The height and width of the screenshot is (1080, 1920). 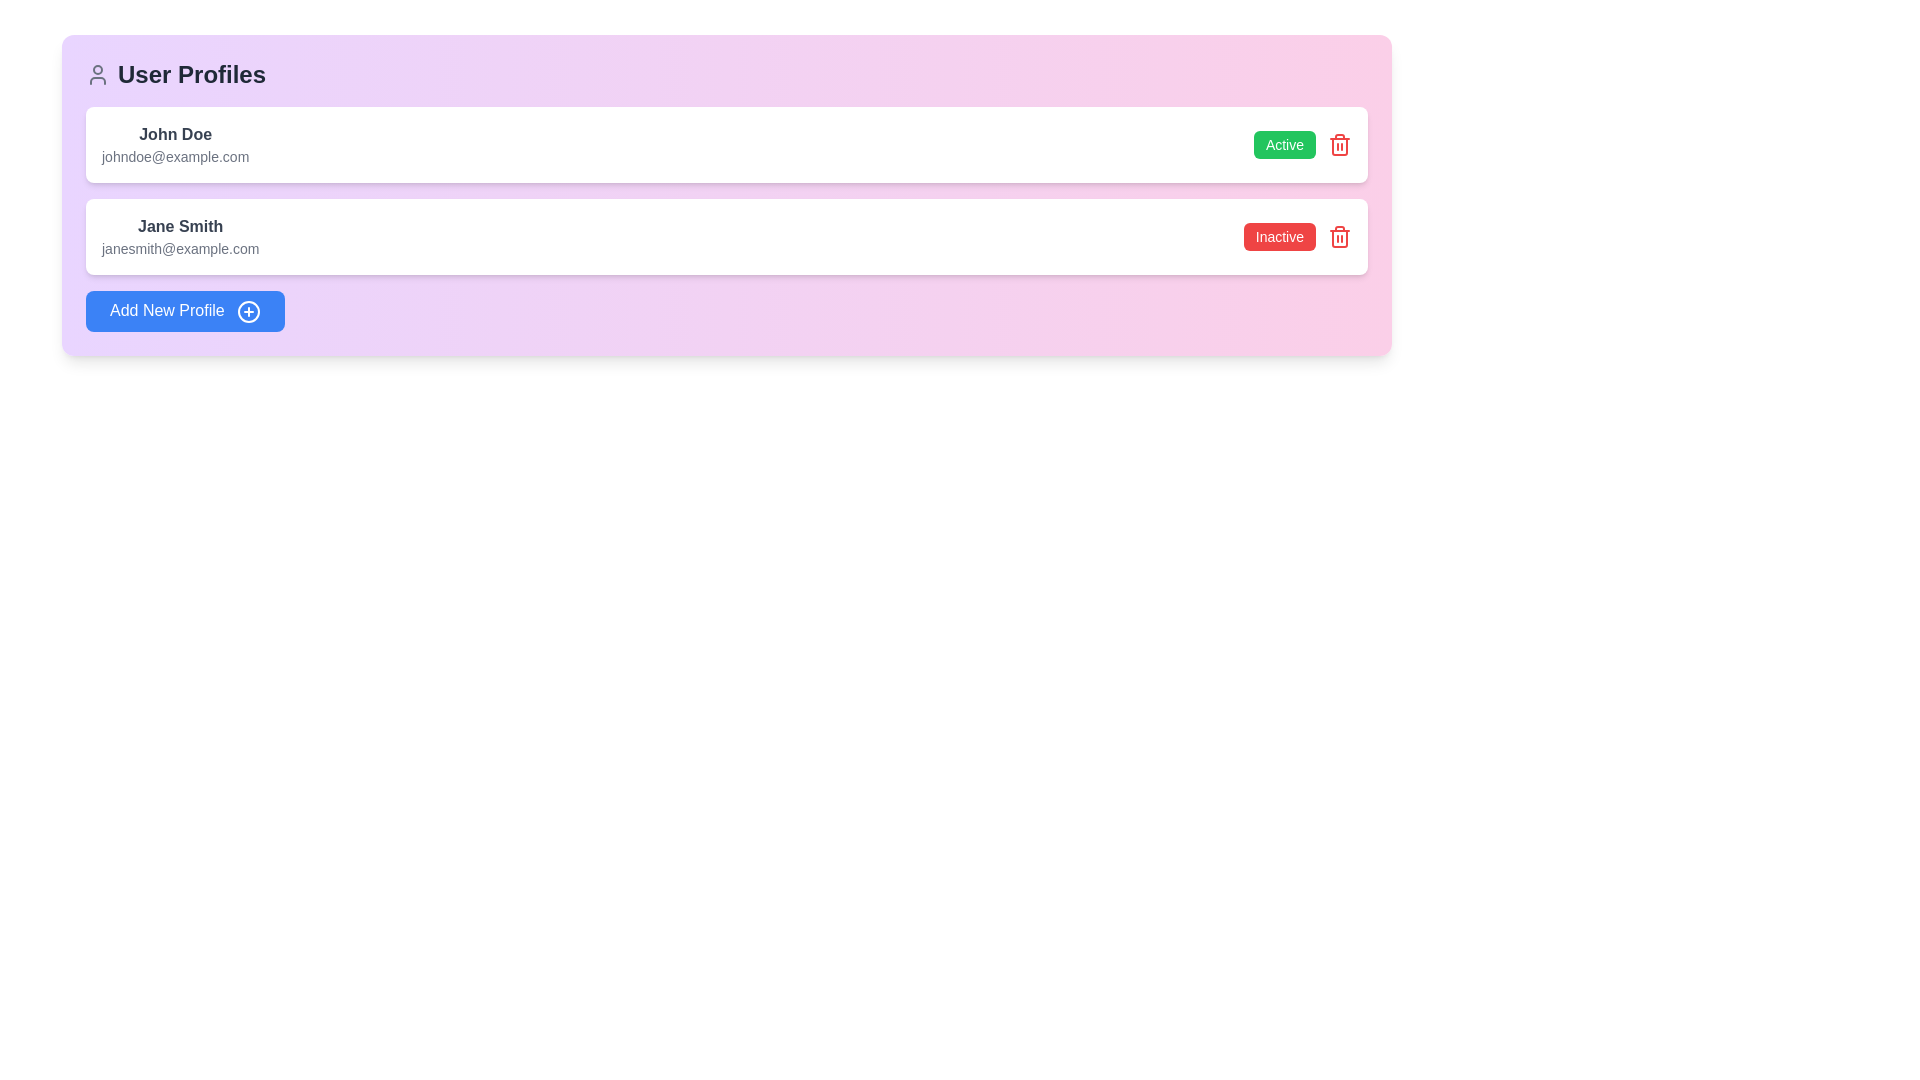 I want to click on text information from the List item text block displaying the name and email address of a user within the profile list, located in the upper portion of the user profile list under the 'User Profiles' heading, so click(x=175, y=144).